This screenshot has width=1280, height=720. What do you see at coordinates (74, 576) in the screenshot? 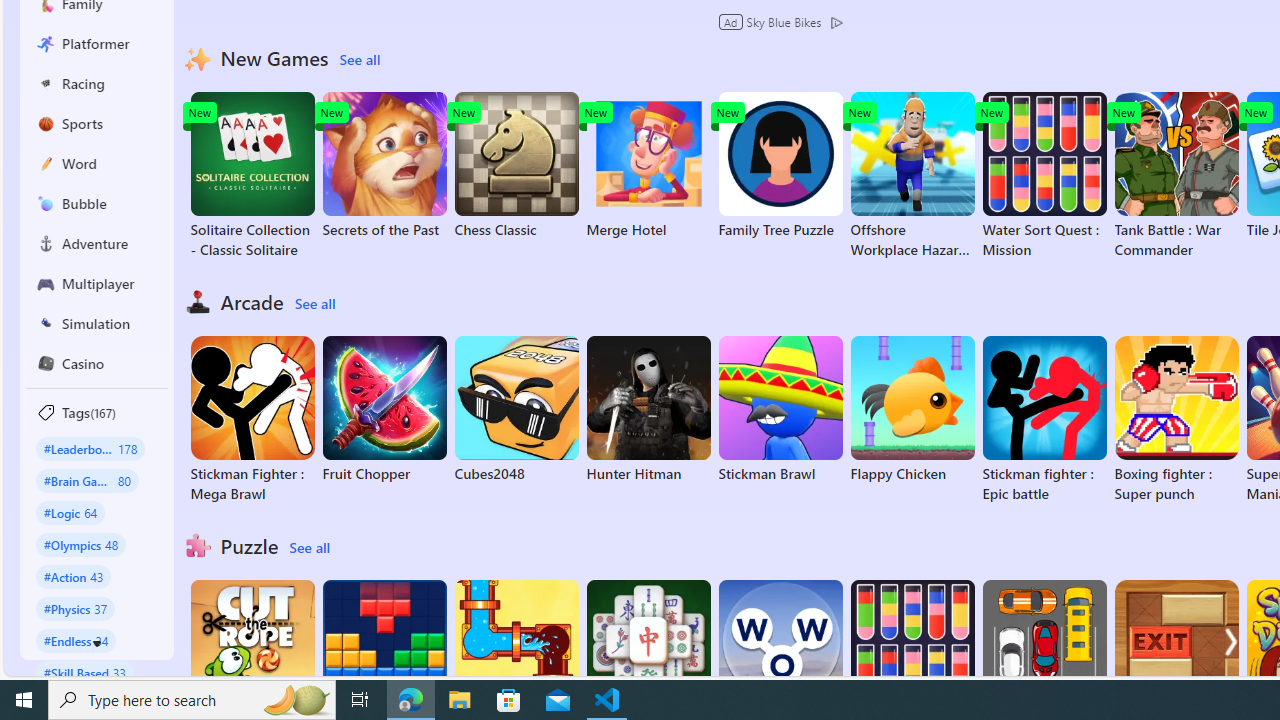
I see `'#Action 43'` at bounding box center [74, 576].